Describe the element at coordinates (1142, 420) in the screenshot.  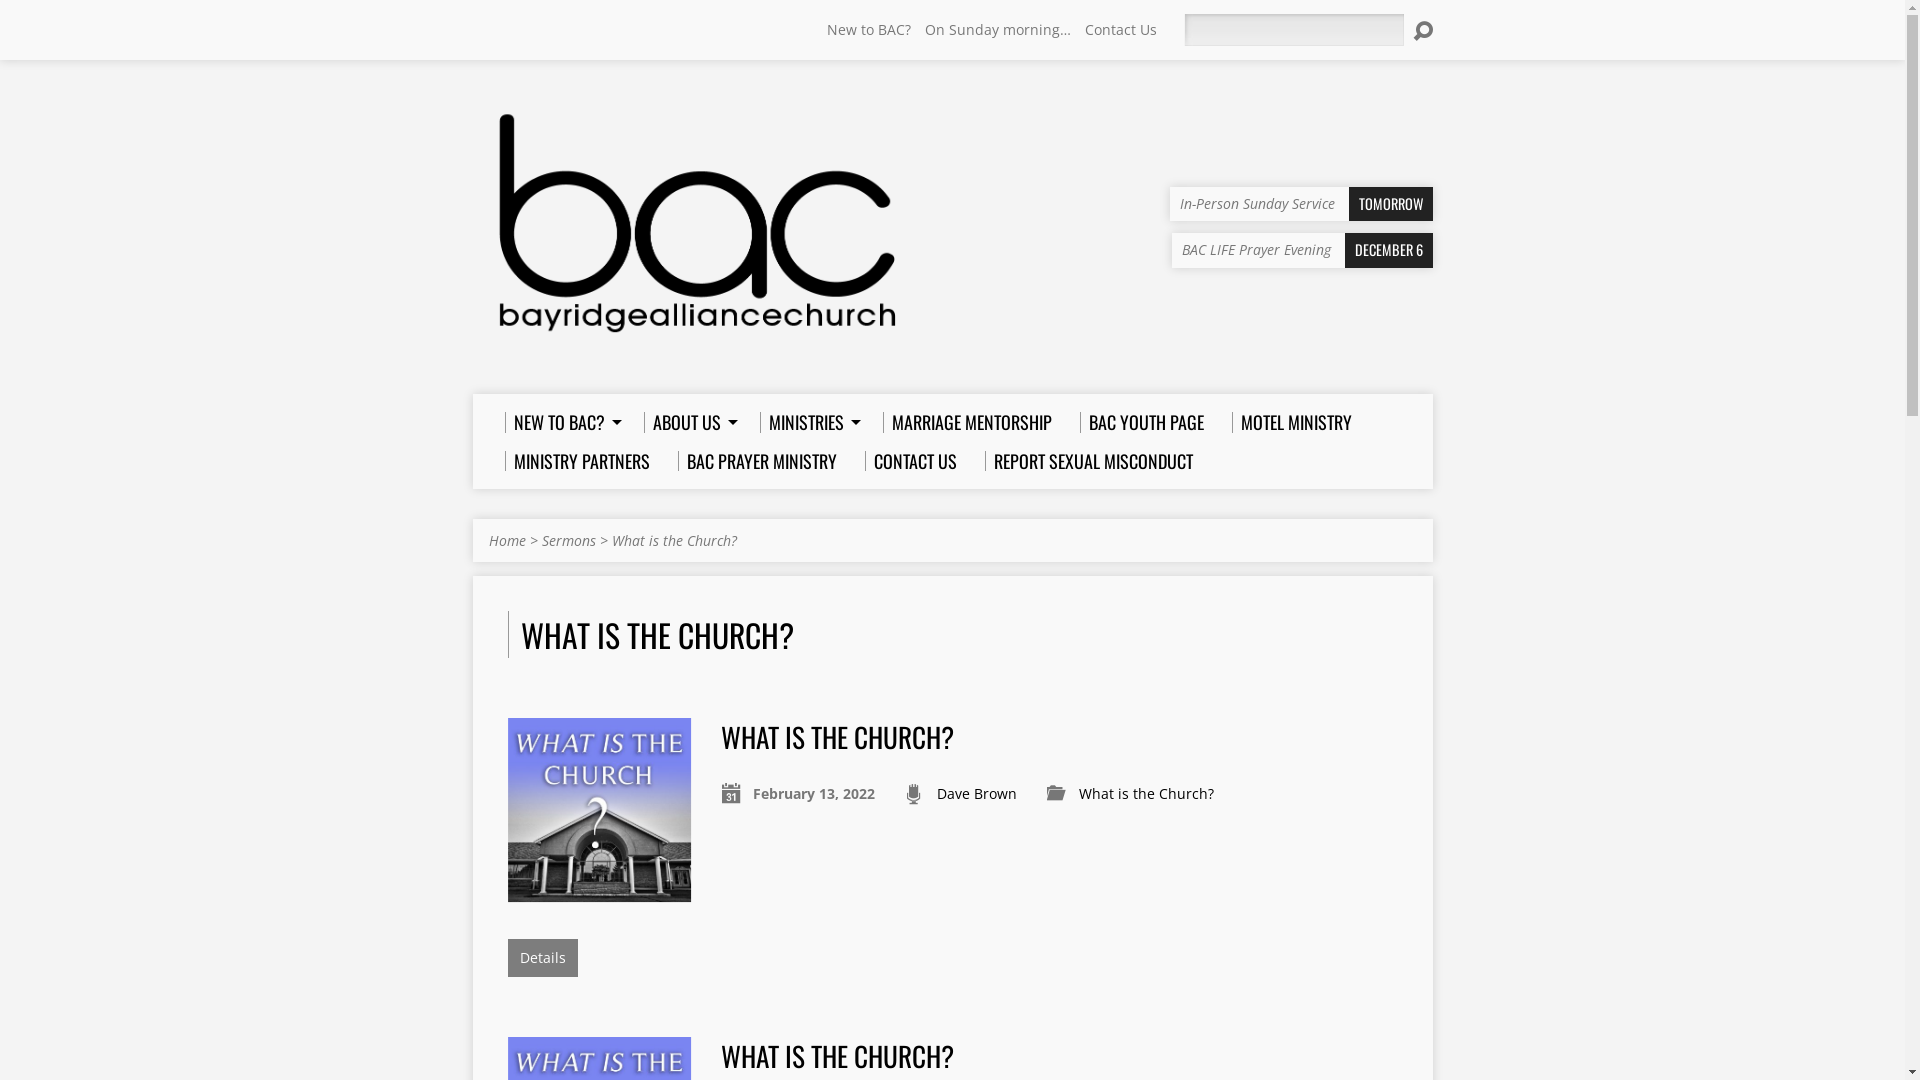
I see `'BAC YOUTH PAGE'` at that location.